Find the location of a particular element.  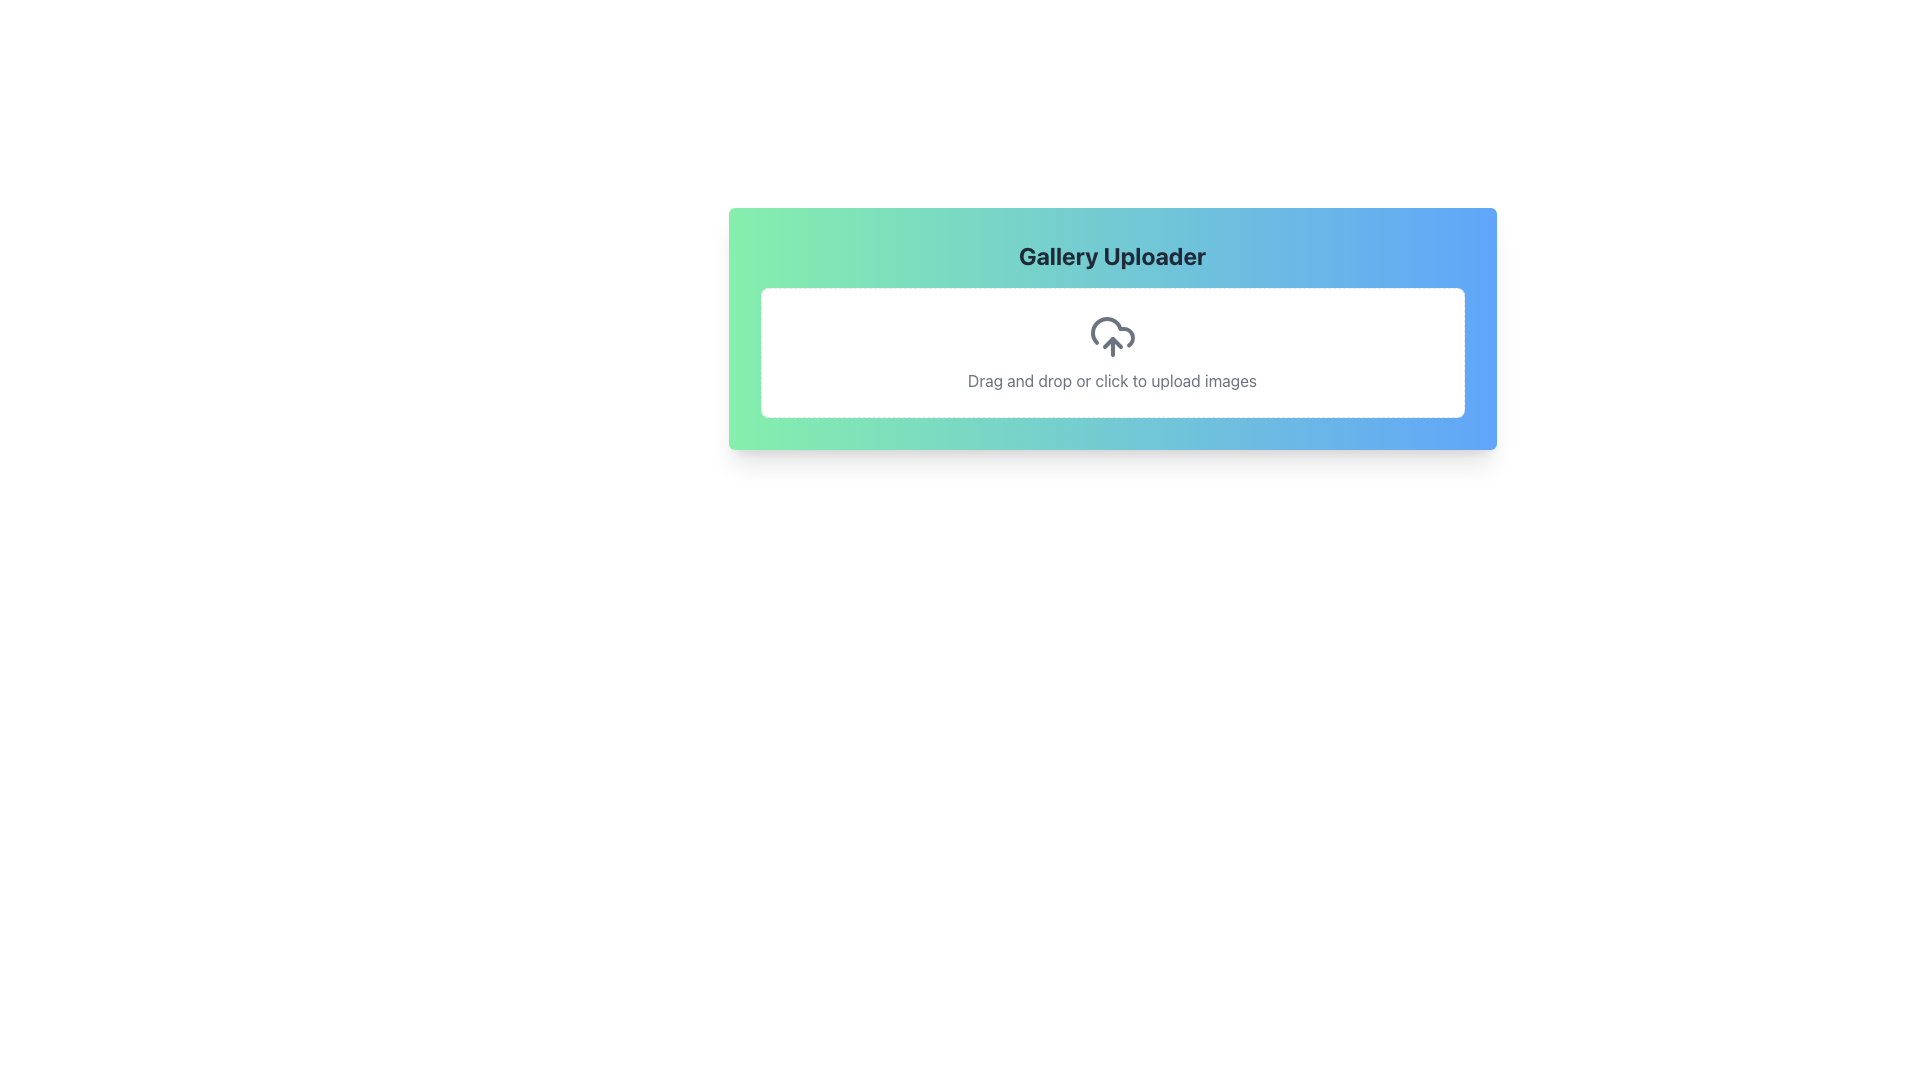

the Interactive file uploader area is located at coordinates (1111, 327).